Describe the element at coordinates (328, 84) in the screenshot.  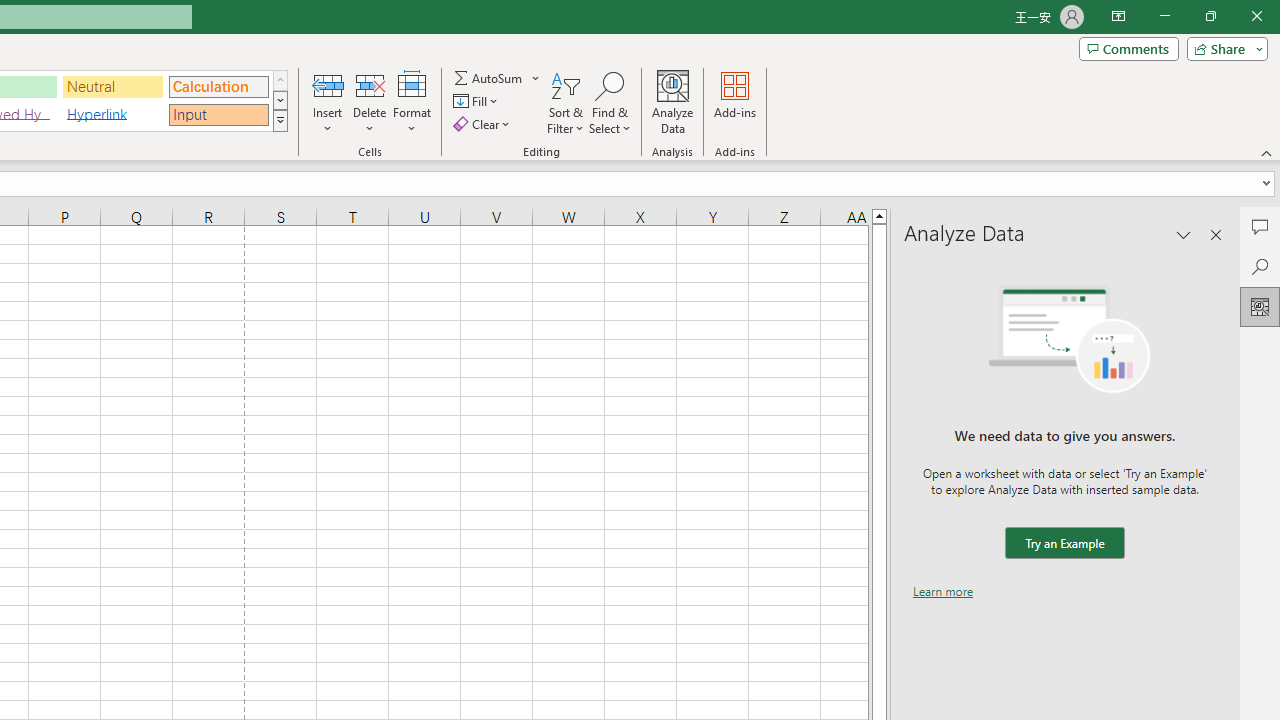
I see `'Insert Cells'` at that location.